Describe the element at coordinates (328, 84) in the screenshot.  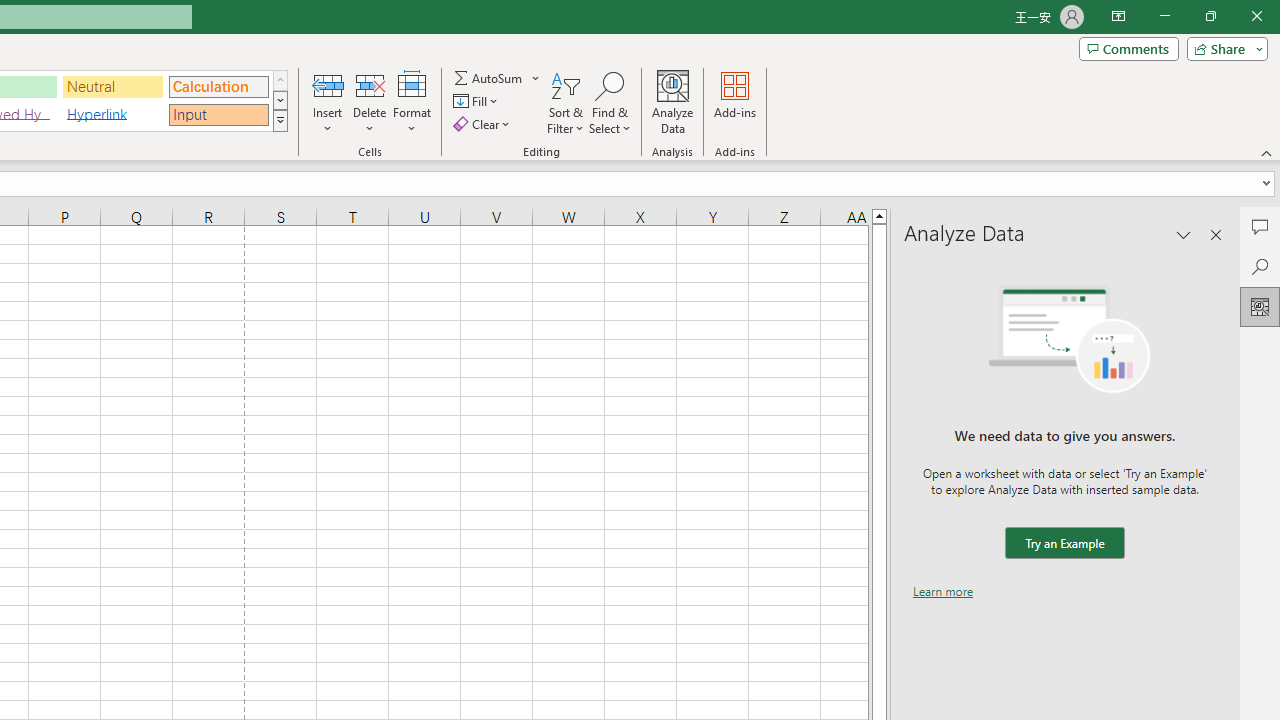
I see `'Insert Cells'` at that location.